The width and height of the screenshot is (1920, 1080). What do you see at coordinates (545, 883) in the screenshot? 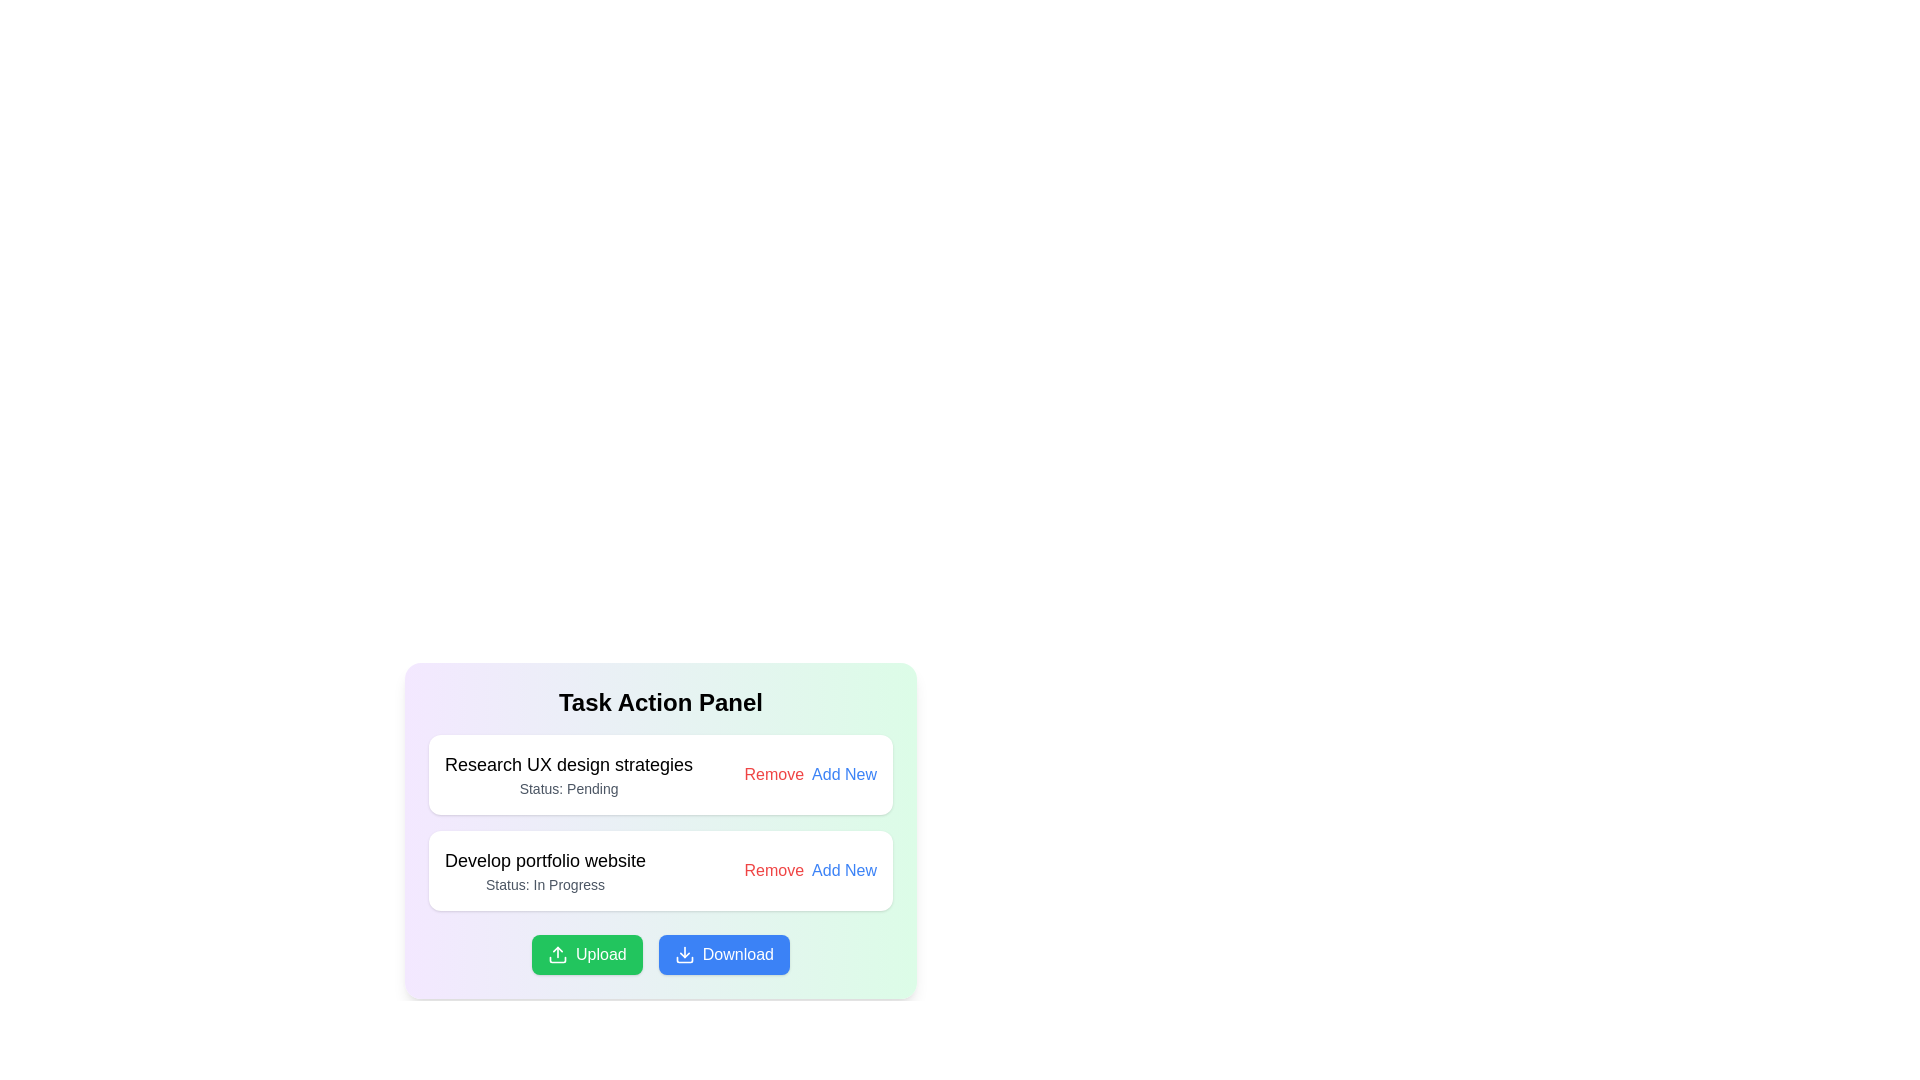
I see `the informational label that states 'Status: In Progress' located below the task titled 'Develop portfolio website'` at bounding box center [545, 883].